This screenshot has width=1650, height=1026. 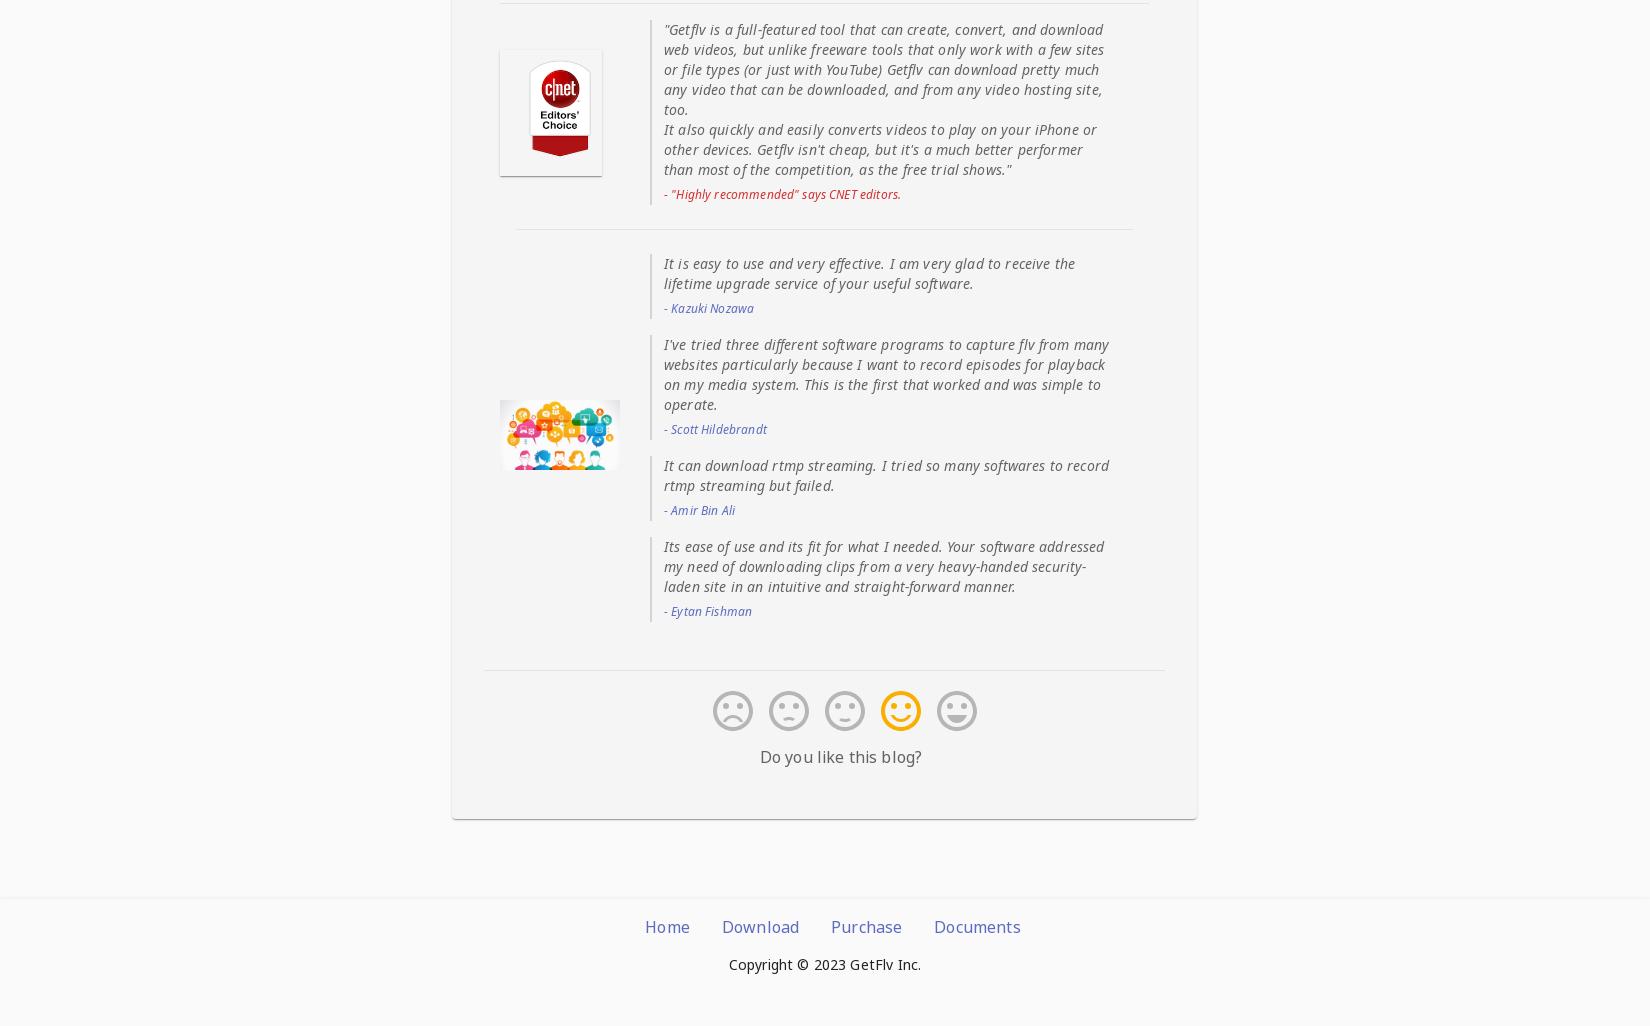 I want to click on 'Copyright ©', so click(x=769, y=963).